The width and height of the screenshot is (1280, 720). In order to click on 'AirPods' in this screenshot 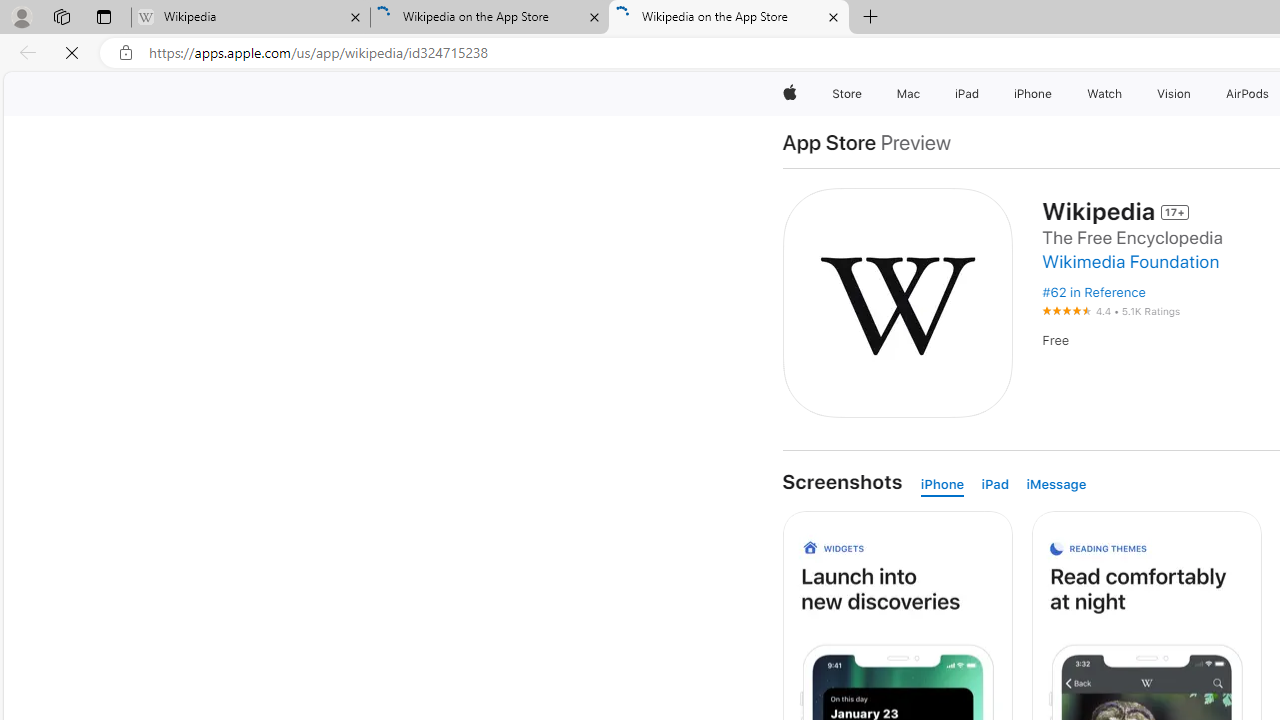, I will do `click(1247, 93)`.